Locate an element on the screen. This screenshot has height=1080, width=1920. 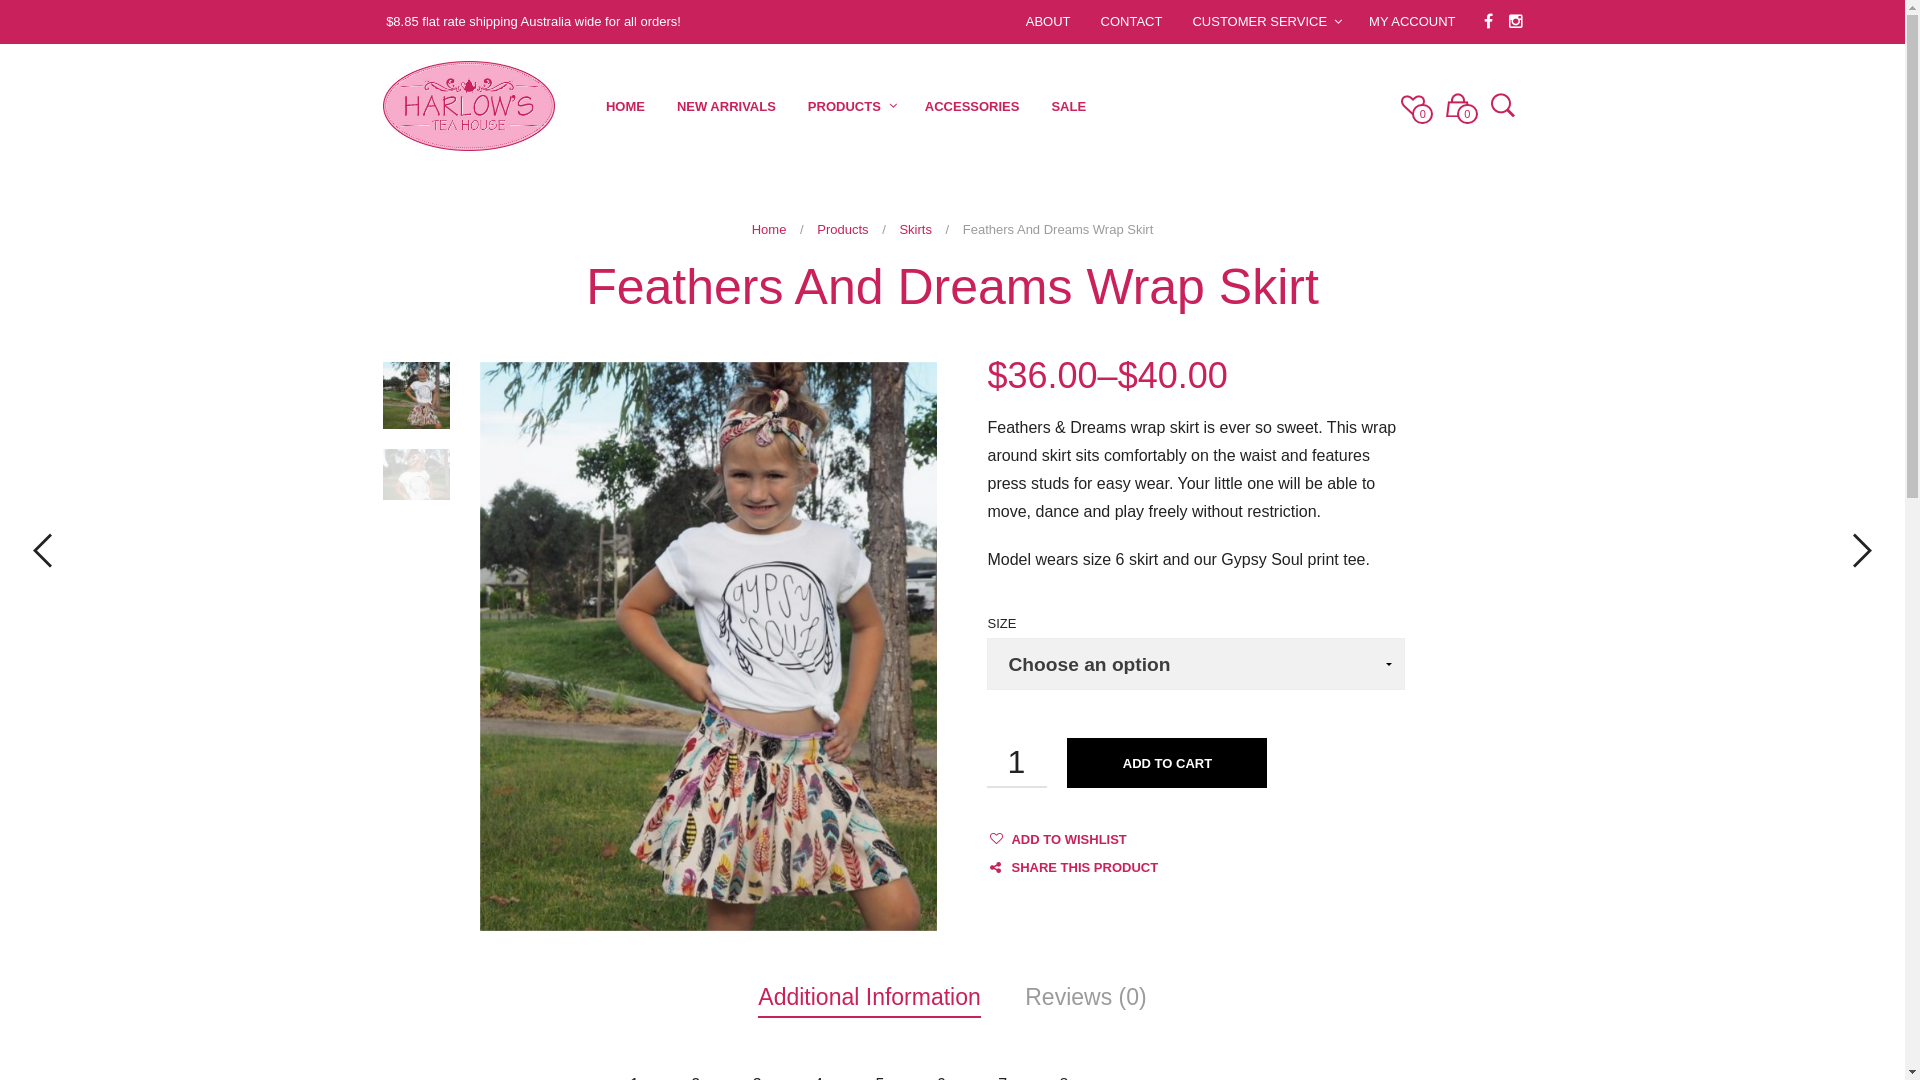
'Additional Information' is located at coordinates (868, 996).